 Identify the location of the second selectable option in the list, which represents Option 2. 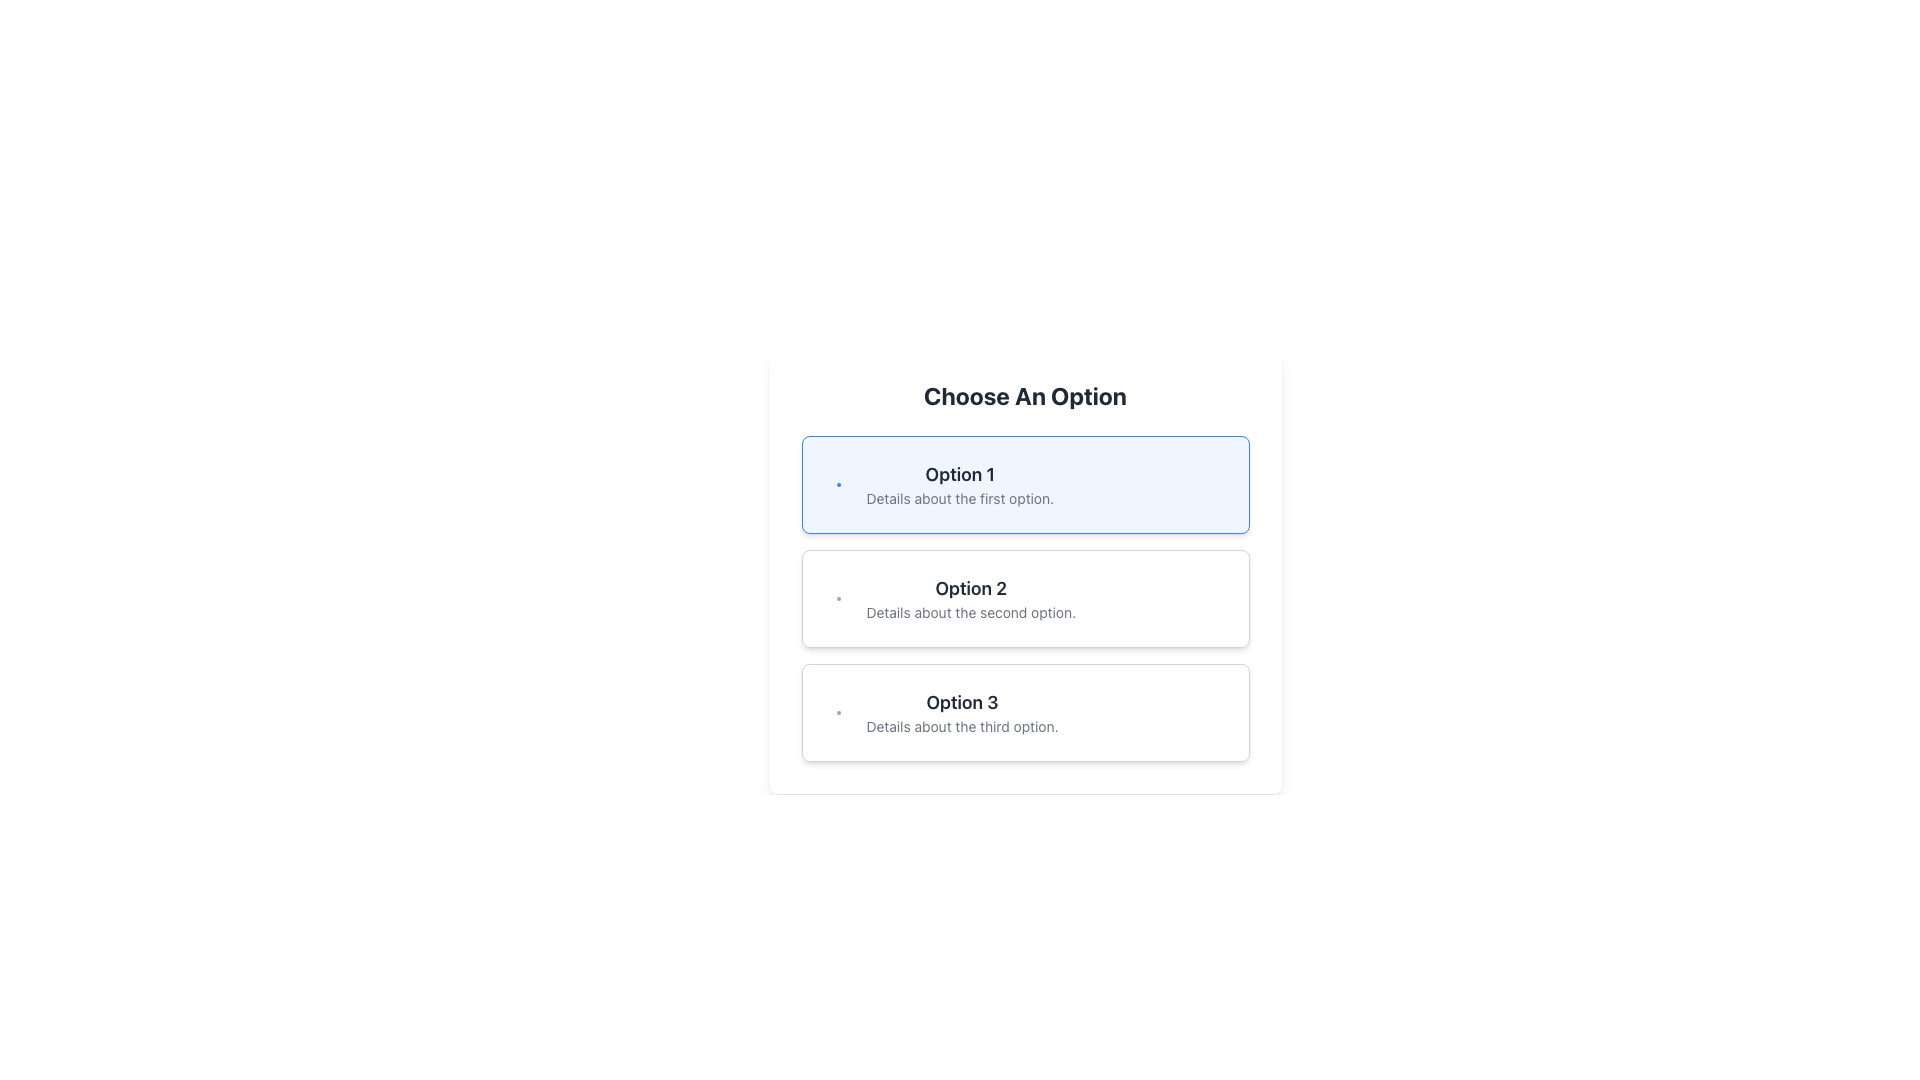
(971, 597).